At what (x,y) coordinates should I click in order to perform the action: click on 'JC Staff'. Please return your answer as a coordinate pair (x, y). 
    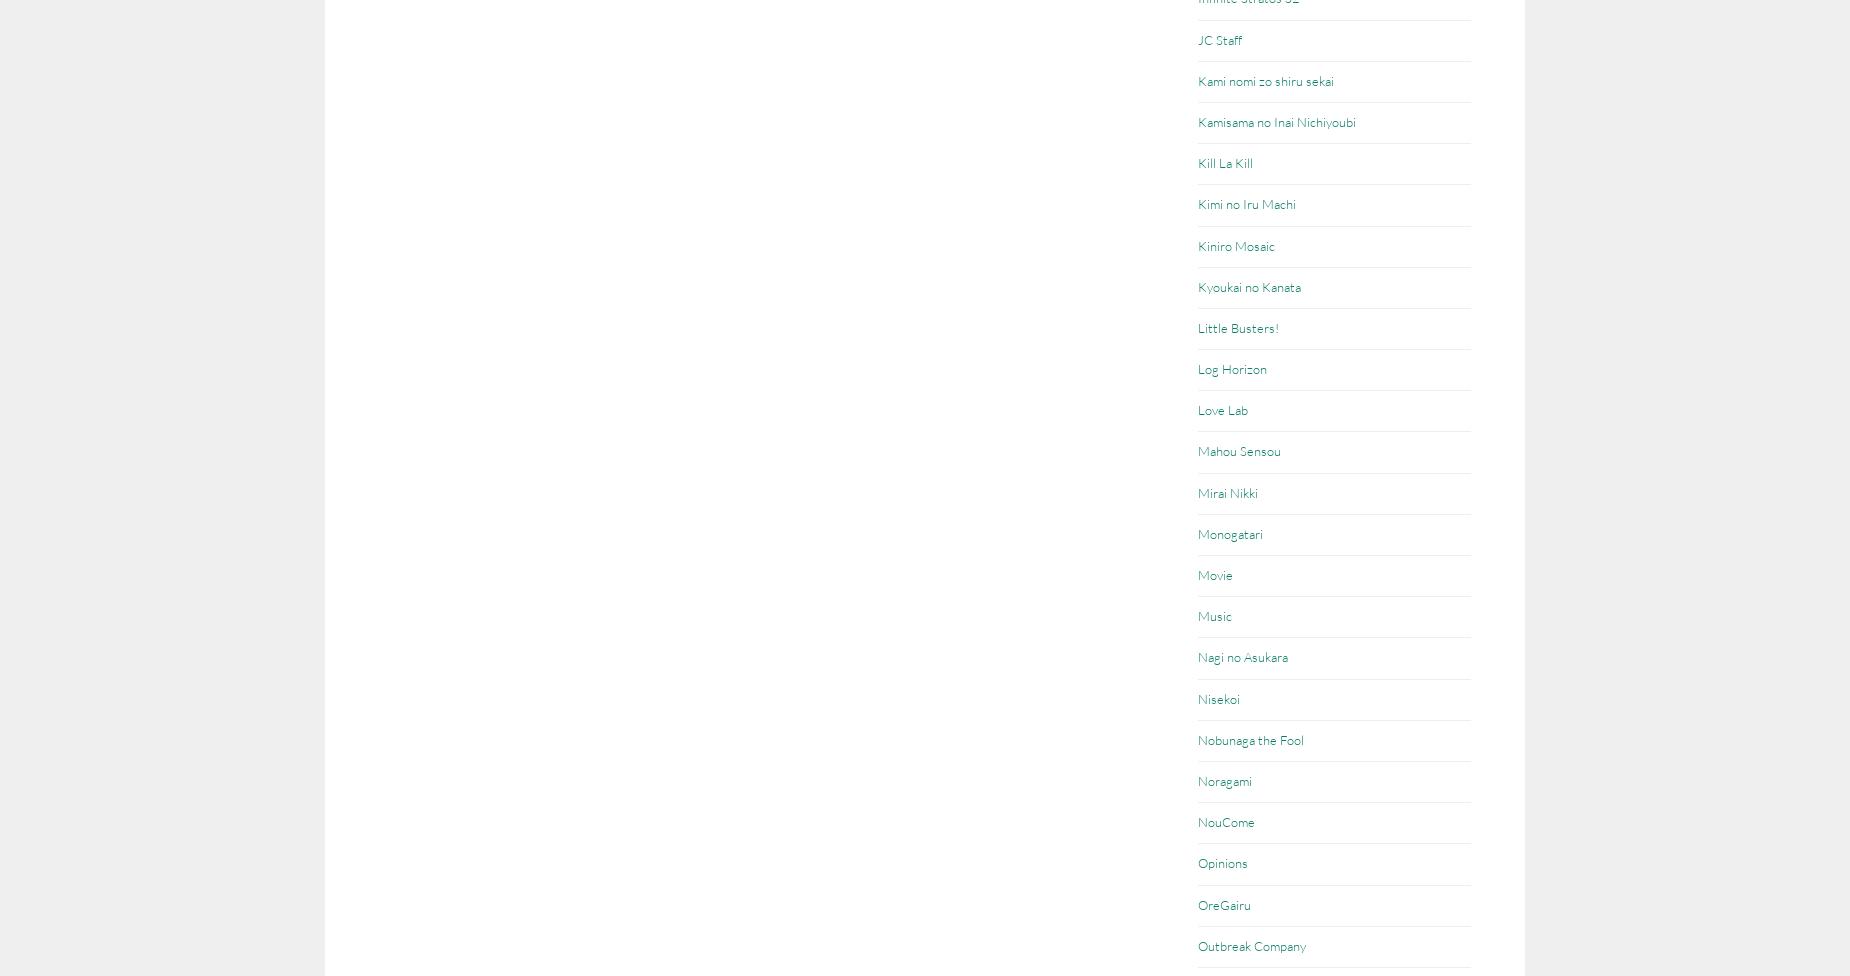
    Looking at the image, I should click on (1219, 39).